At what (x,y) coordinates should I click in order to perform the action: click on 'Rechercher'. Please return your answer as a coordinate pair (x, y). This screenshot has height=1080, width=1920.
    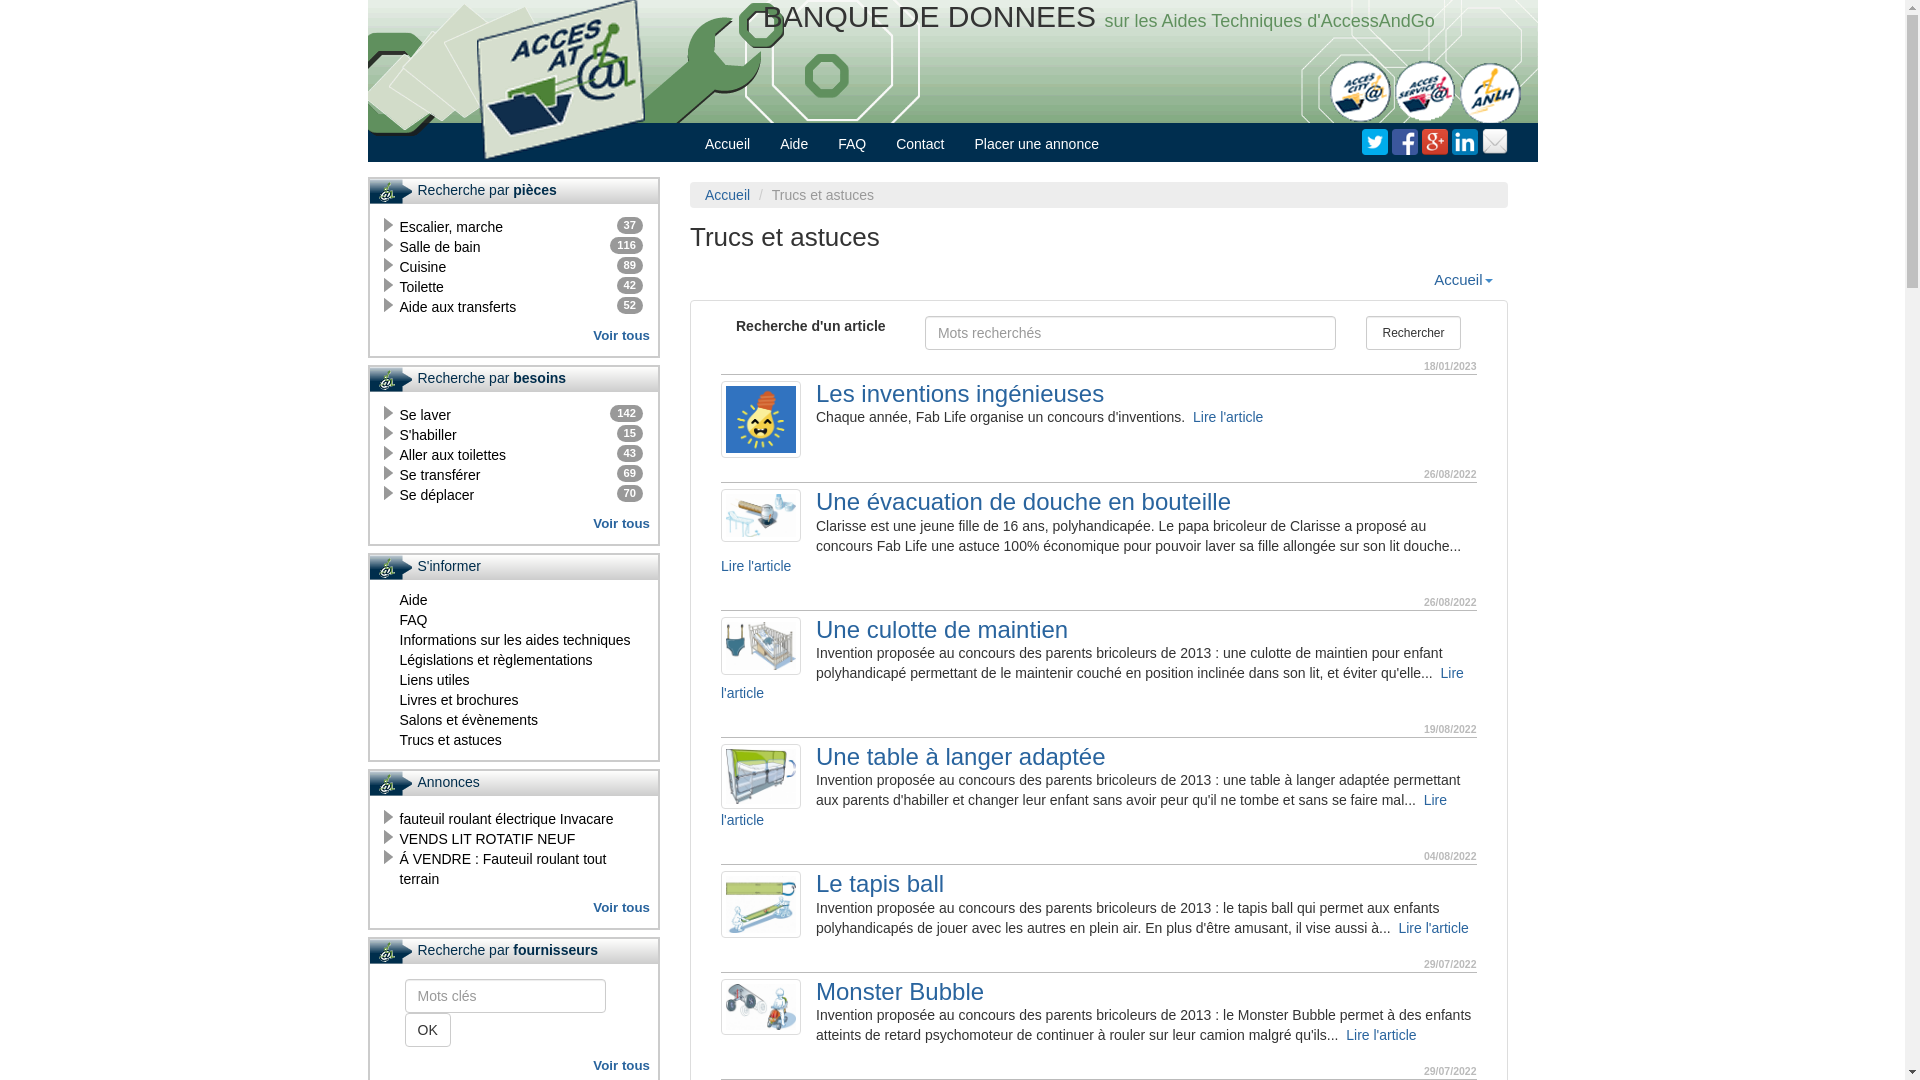
    Looking at the image, I should click on (1413, 331).